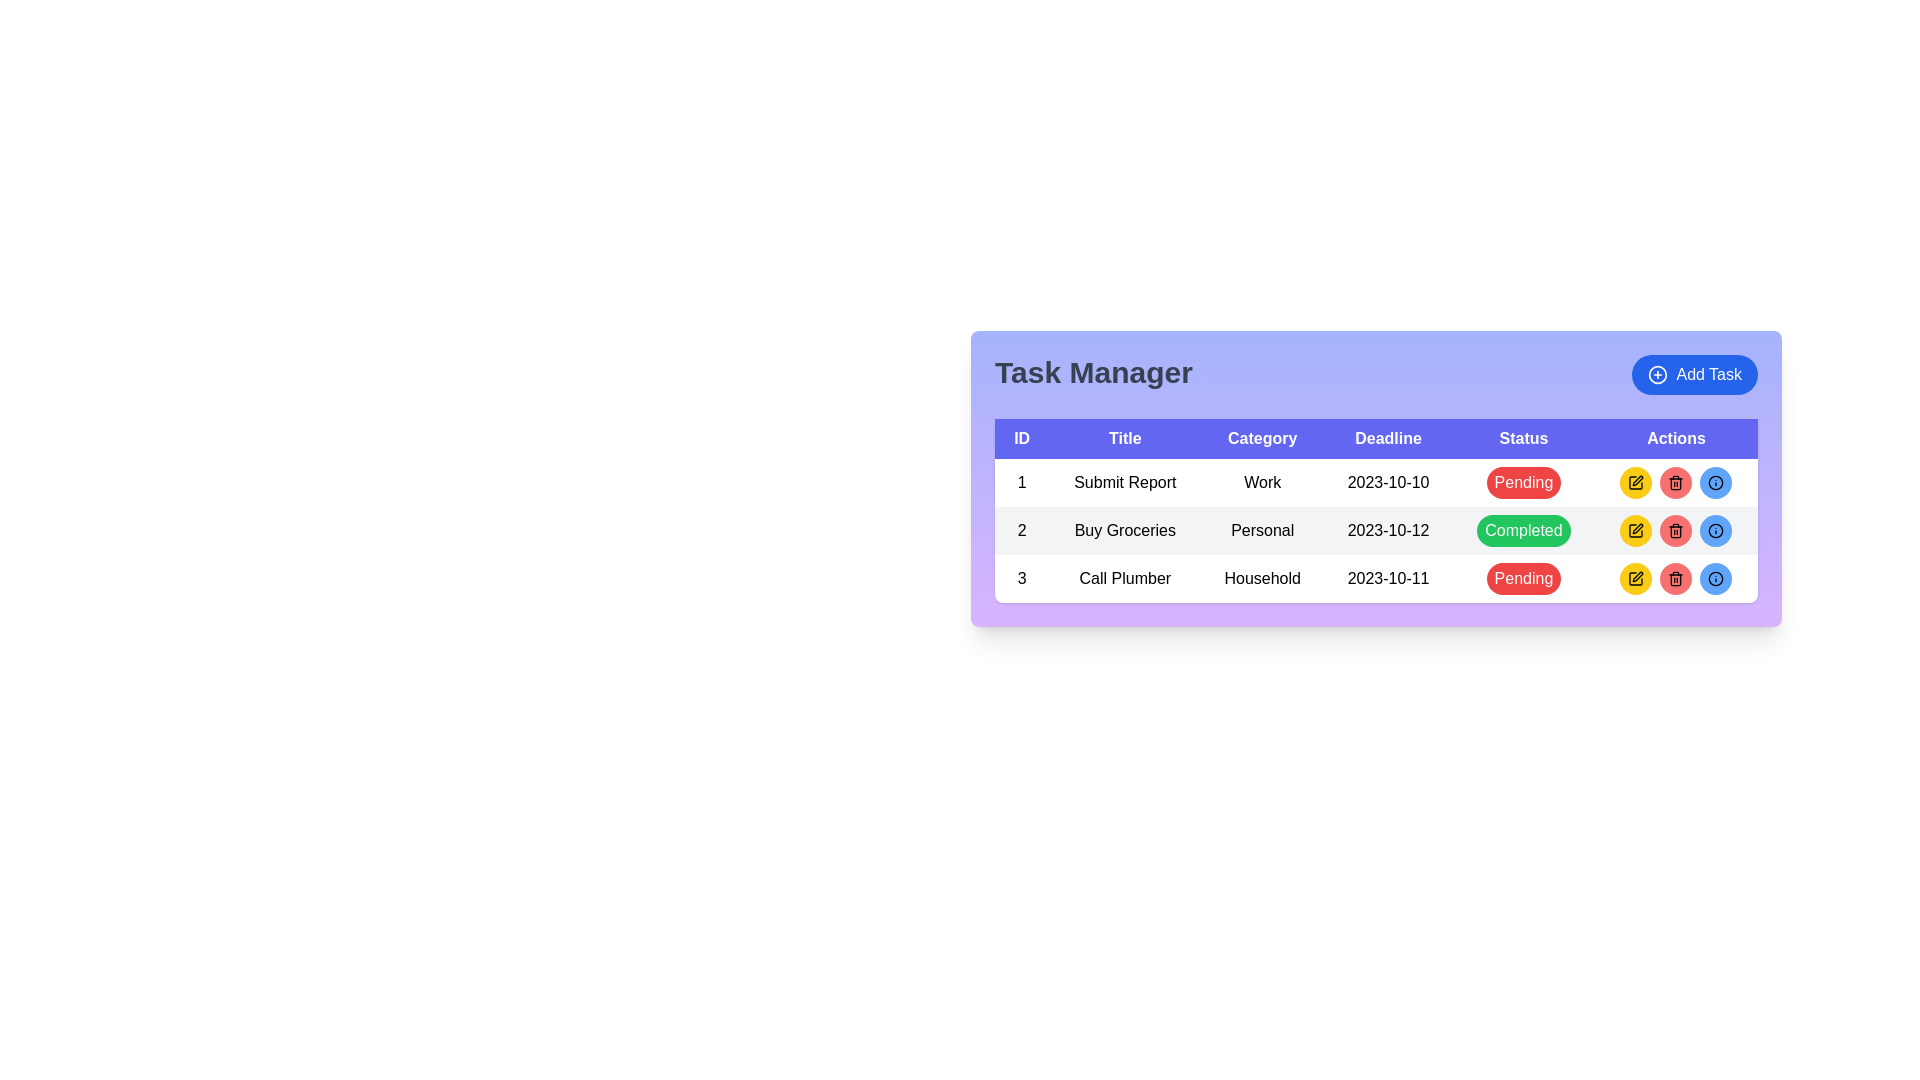  I want to click on the information button in the 'Actions' column of the table for the task titled 'Call Plumber', so click(1715, 578).